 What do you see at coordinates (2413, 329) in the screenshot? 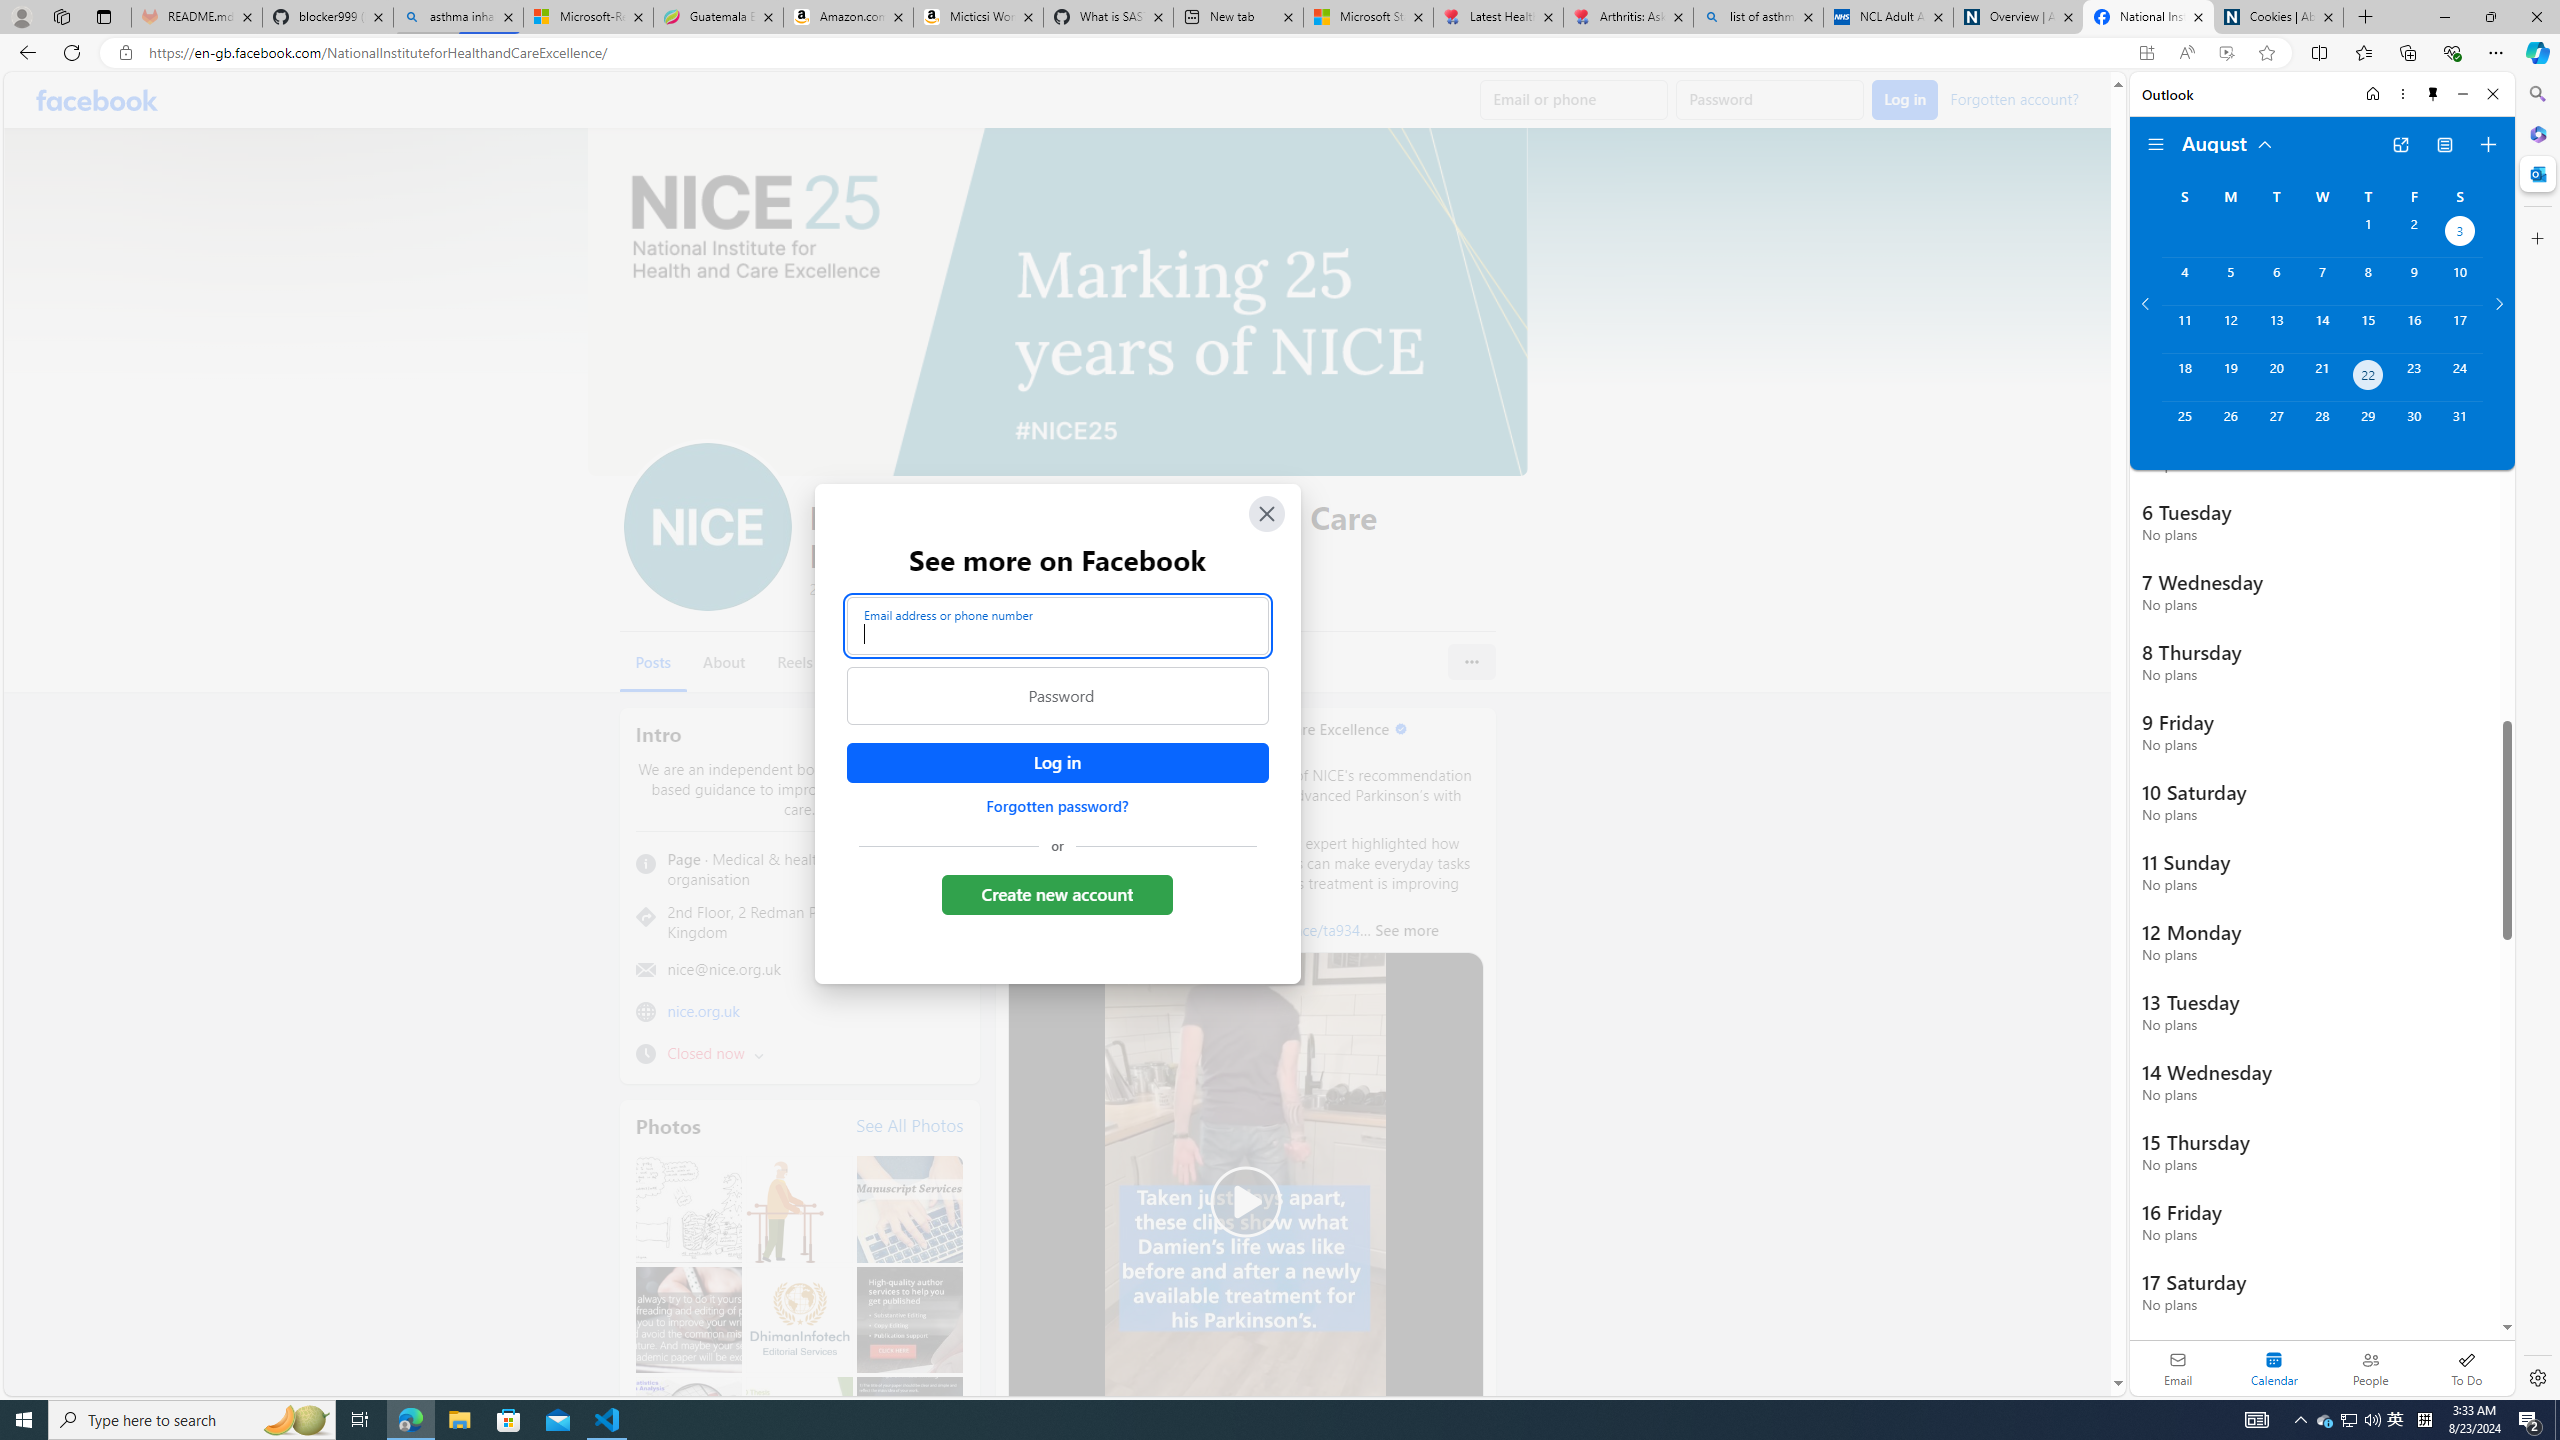
I see `'Friday, August 16, 2024. '` at bounding box center [2413, 329].